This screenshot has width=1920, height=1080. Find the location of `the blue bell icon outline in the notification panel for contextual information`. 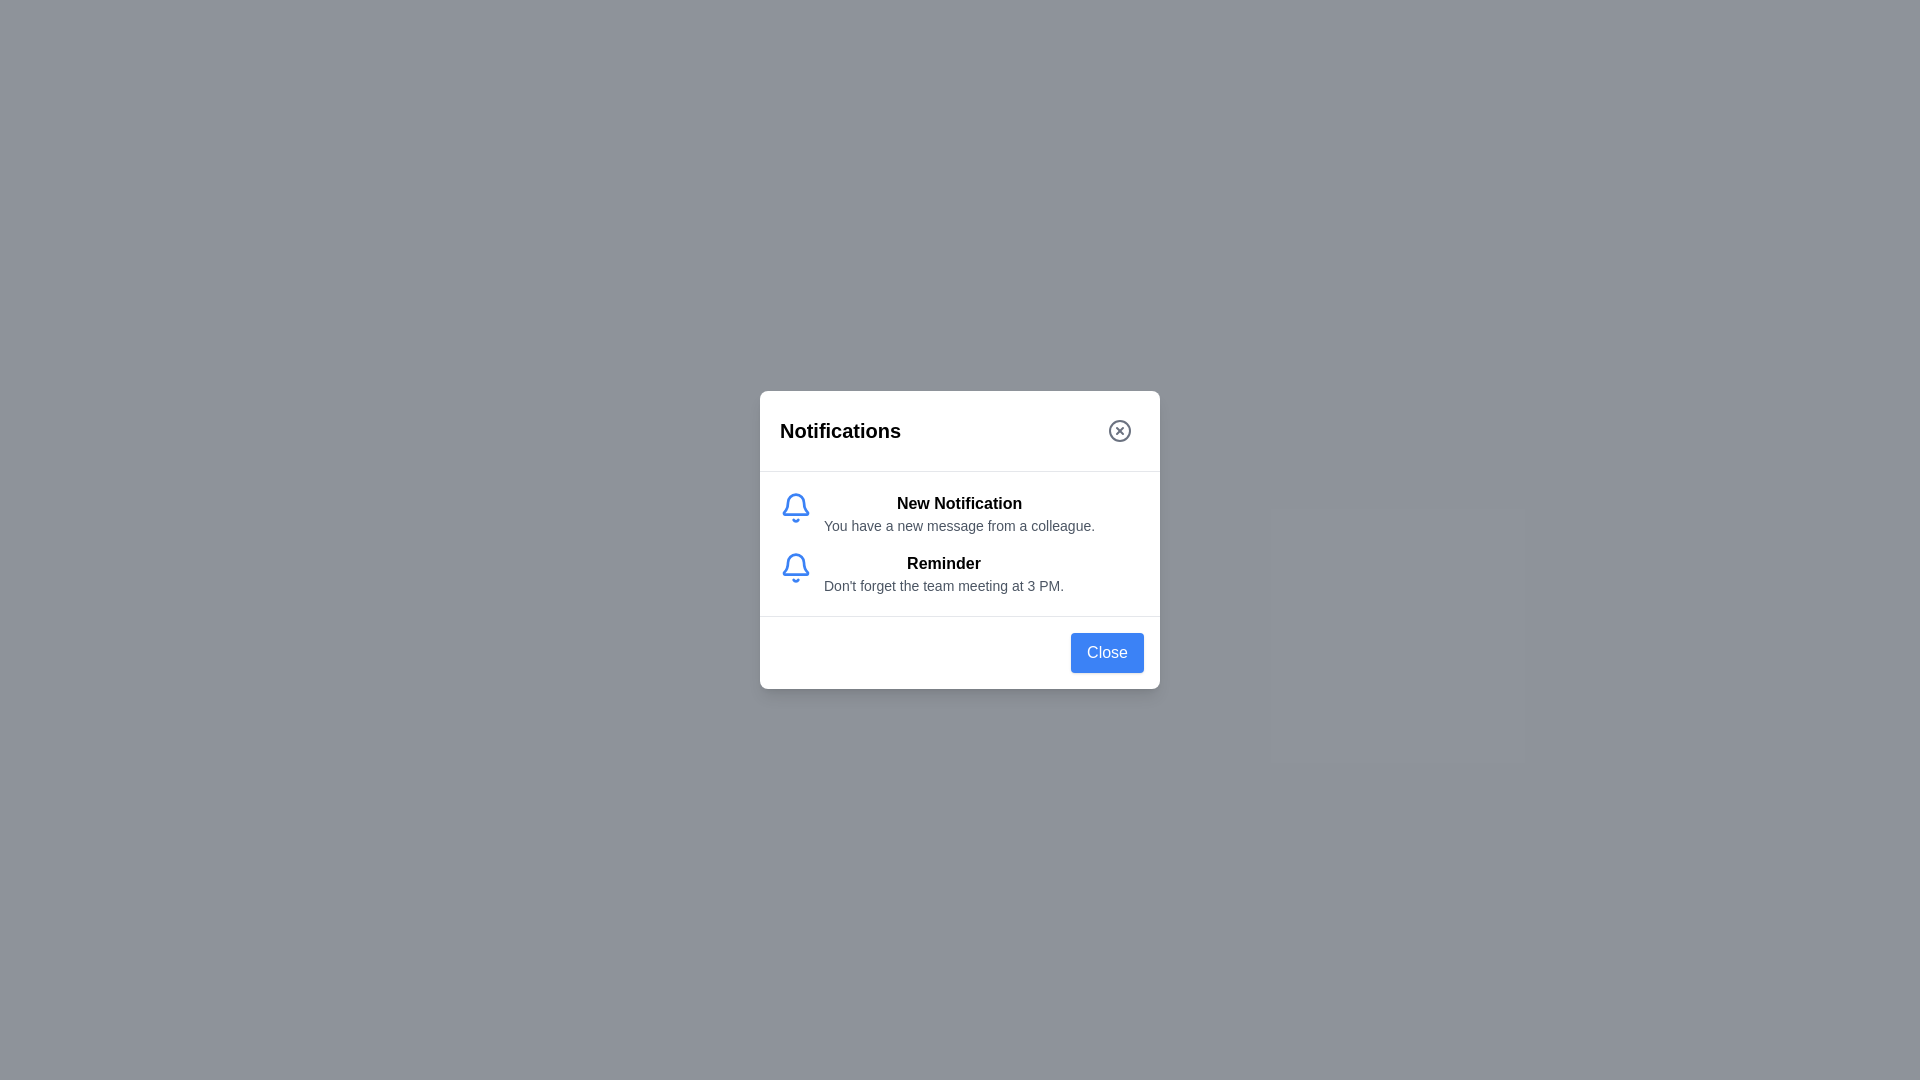

the blue bell icon outline in the notification panel for contextual information is located at coordinates (795, 564).